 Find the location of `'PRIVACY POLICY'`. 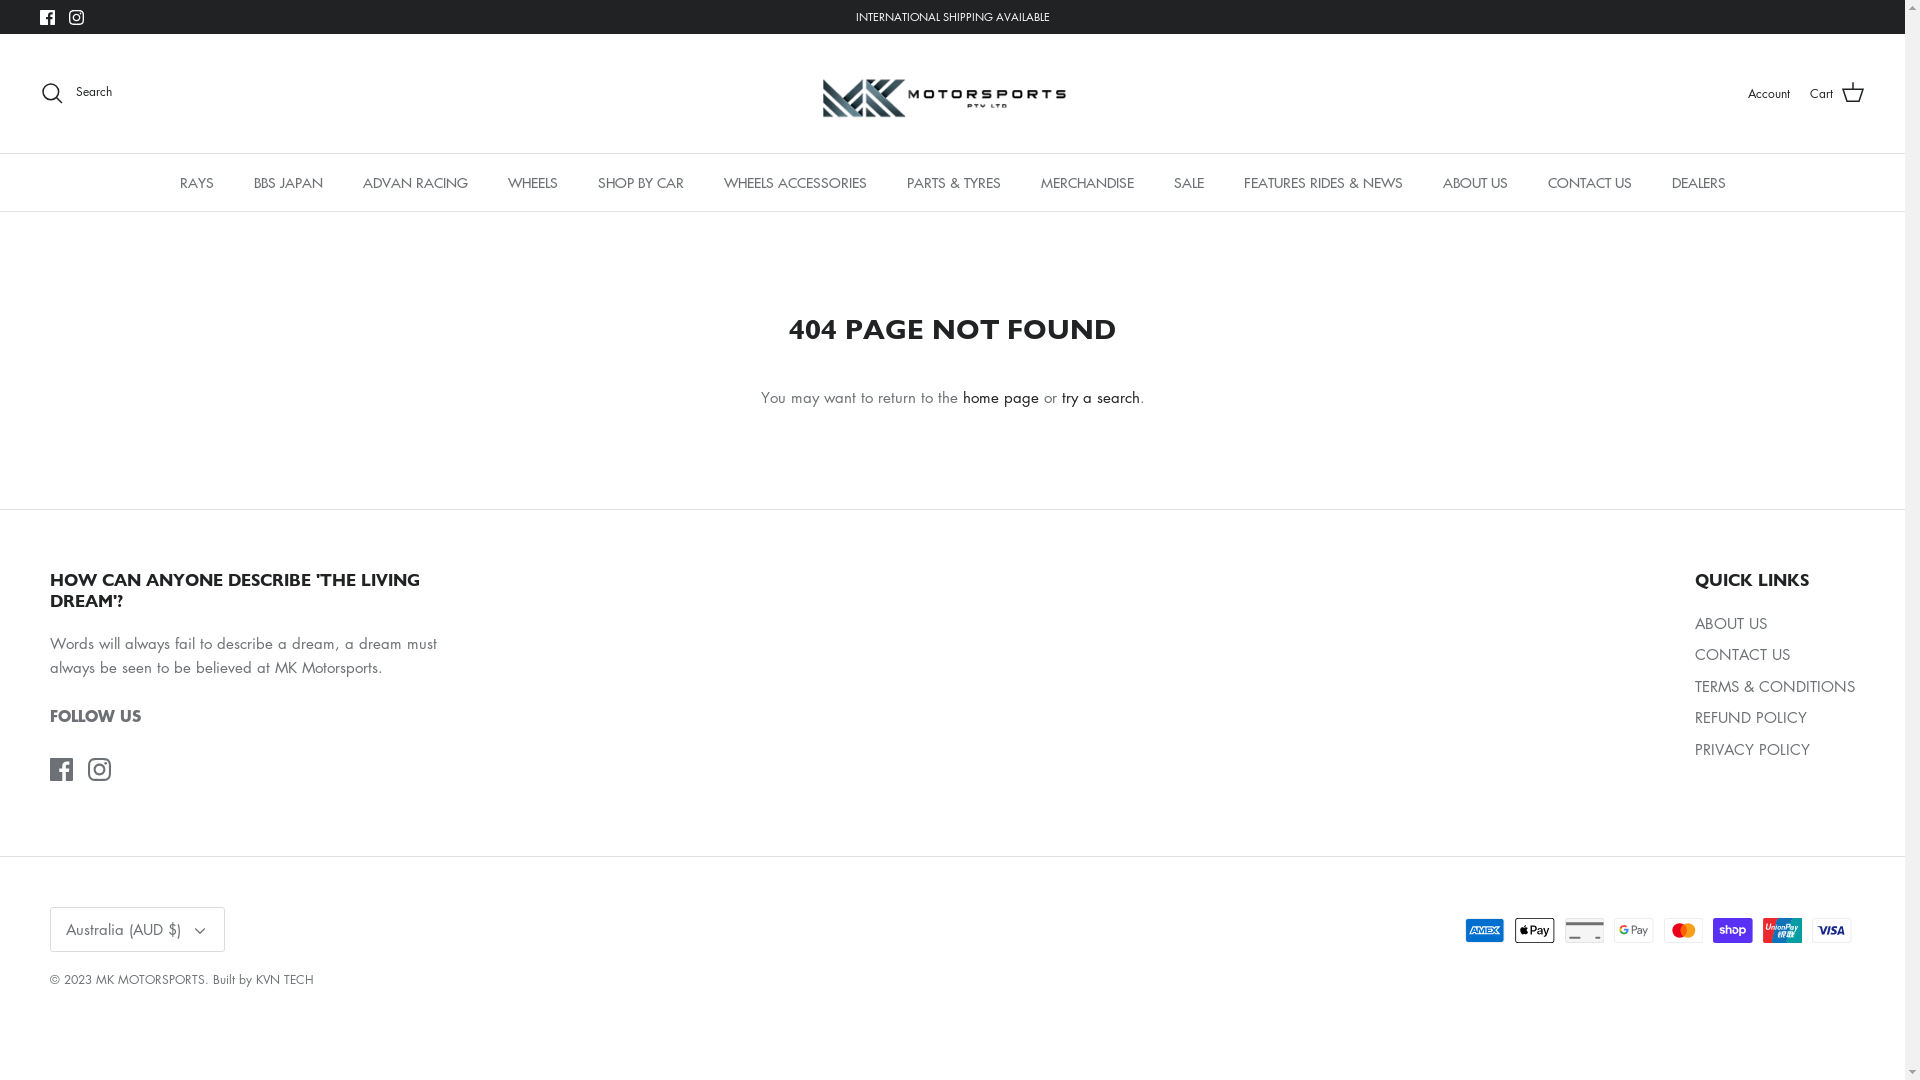

'PRIVACY POLICY' is located at coordinates (1751, 748).